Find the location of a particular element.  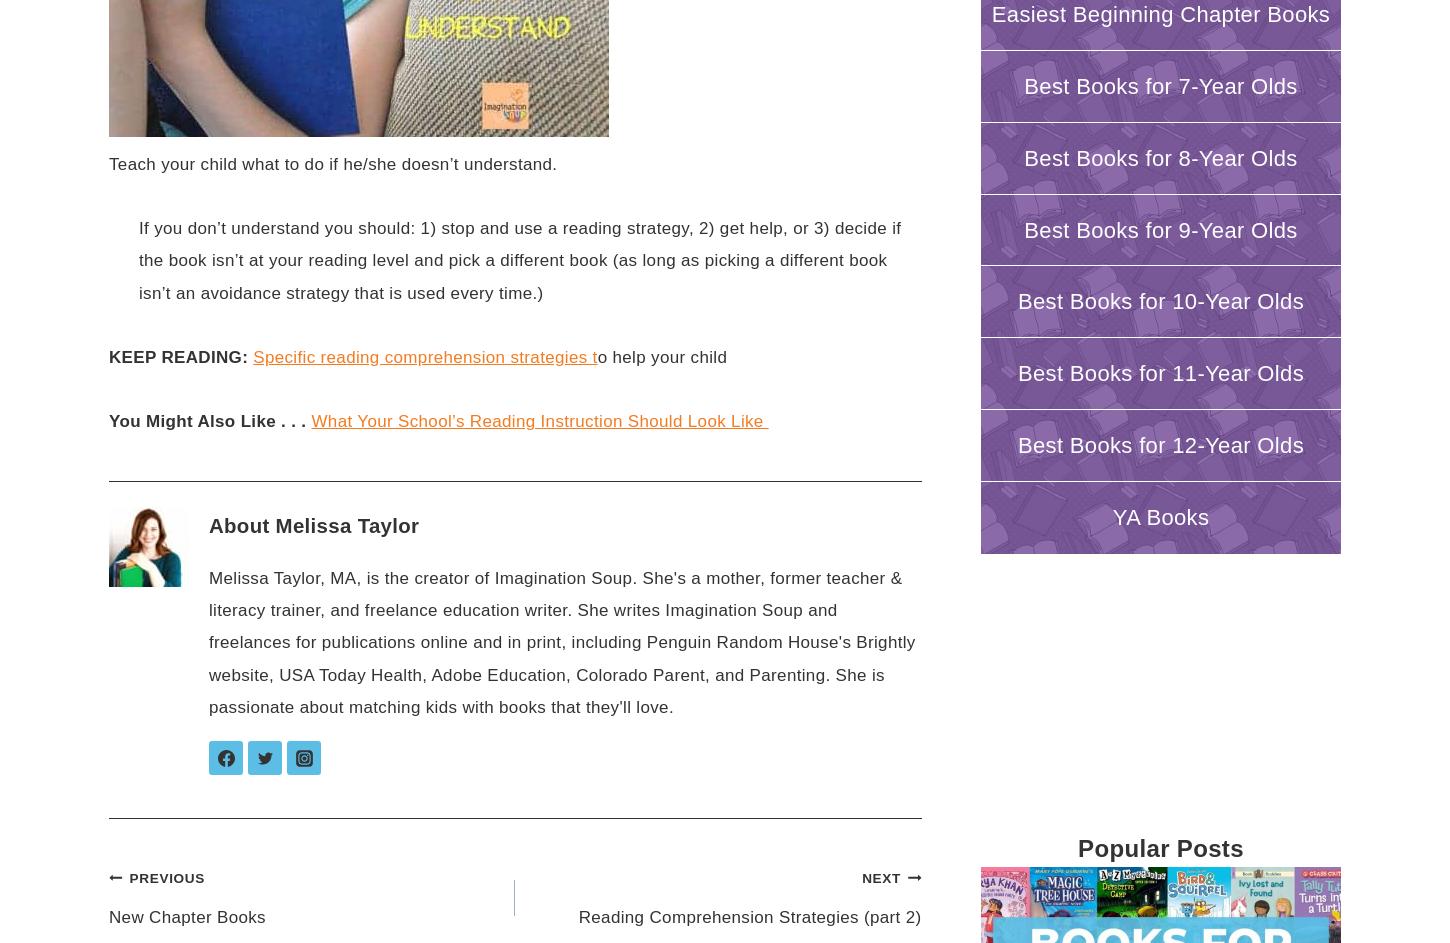

'Popular Posts' is located at coordinates (1159, 847).